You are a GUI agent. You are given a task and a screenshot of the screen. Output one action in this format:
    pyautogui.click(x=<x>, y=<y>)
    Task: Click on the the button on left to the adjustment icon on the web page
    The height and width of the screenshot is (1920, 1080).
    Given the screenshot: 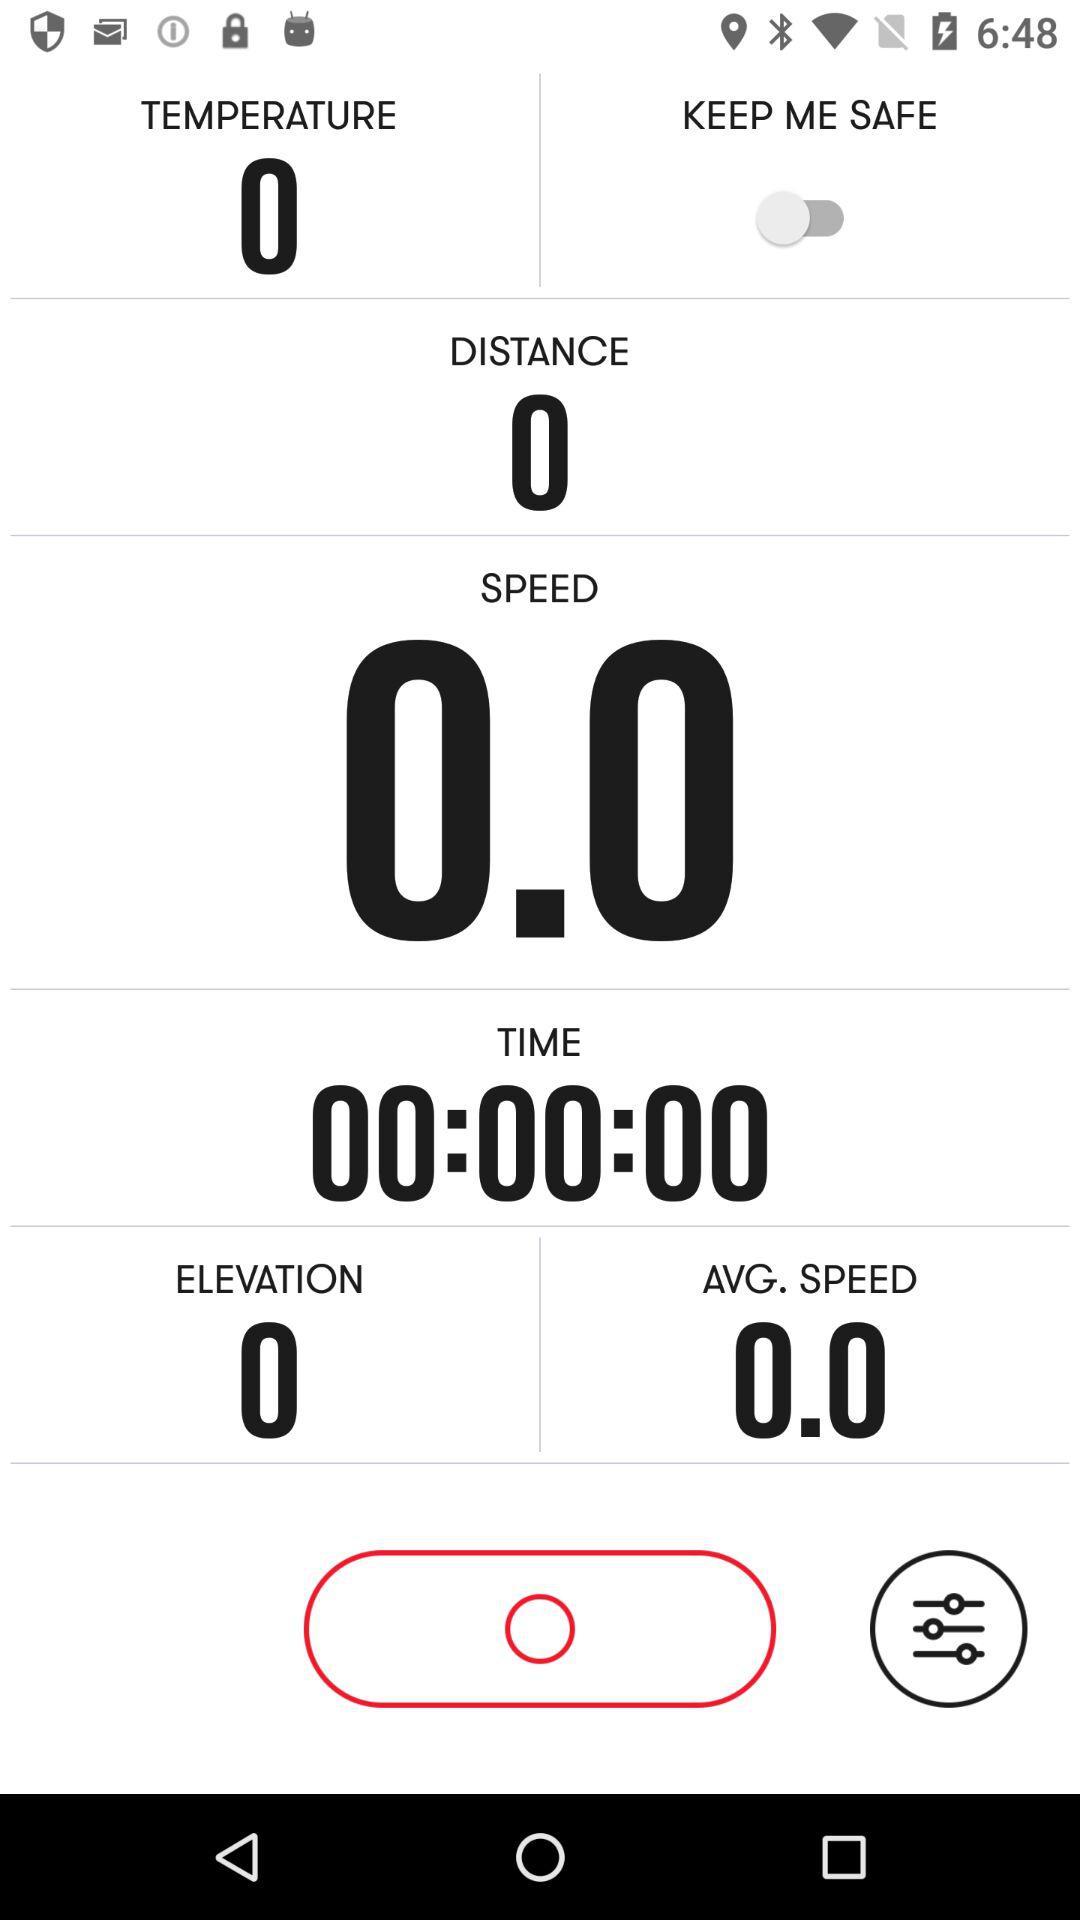 What is the action you would take?
    pyautogui.click(x=540, y=1628)
    